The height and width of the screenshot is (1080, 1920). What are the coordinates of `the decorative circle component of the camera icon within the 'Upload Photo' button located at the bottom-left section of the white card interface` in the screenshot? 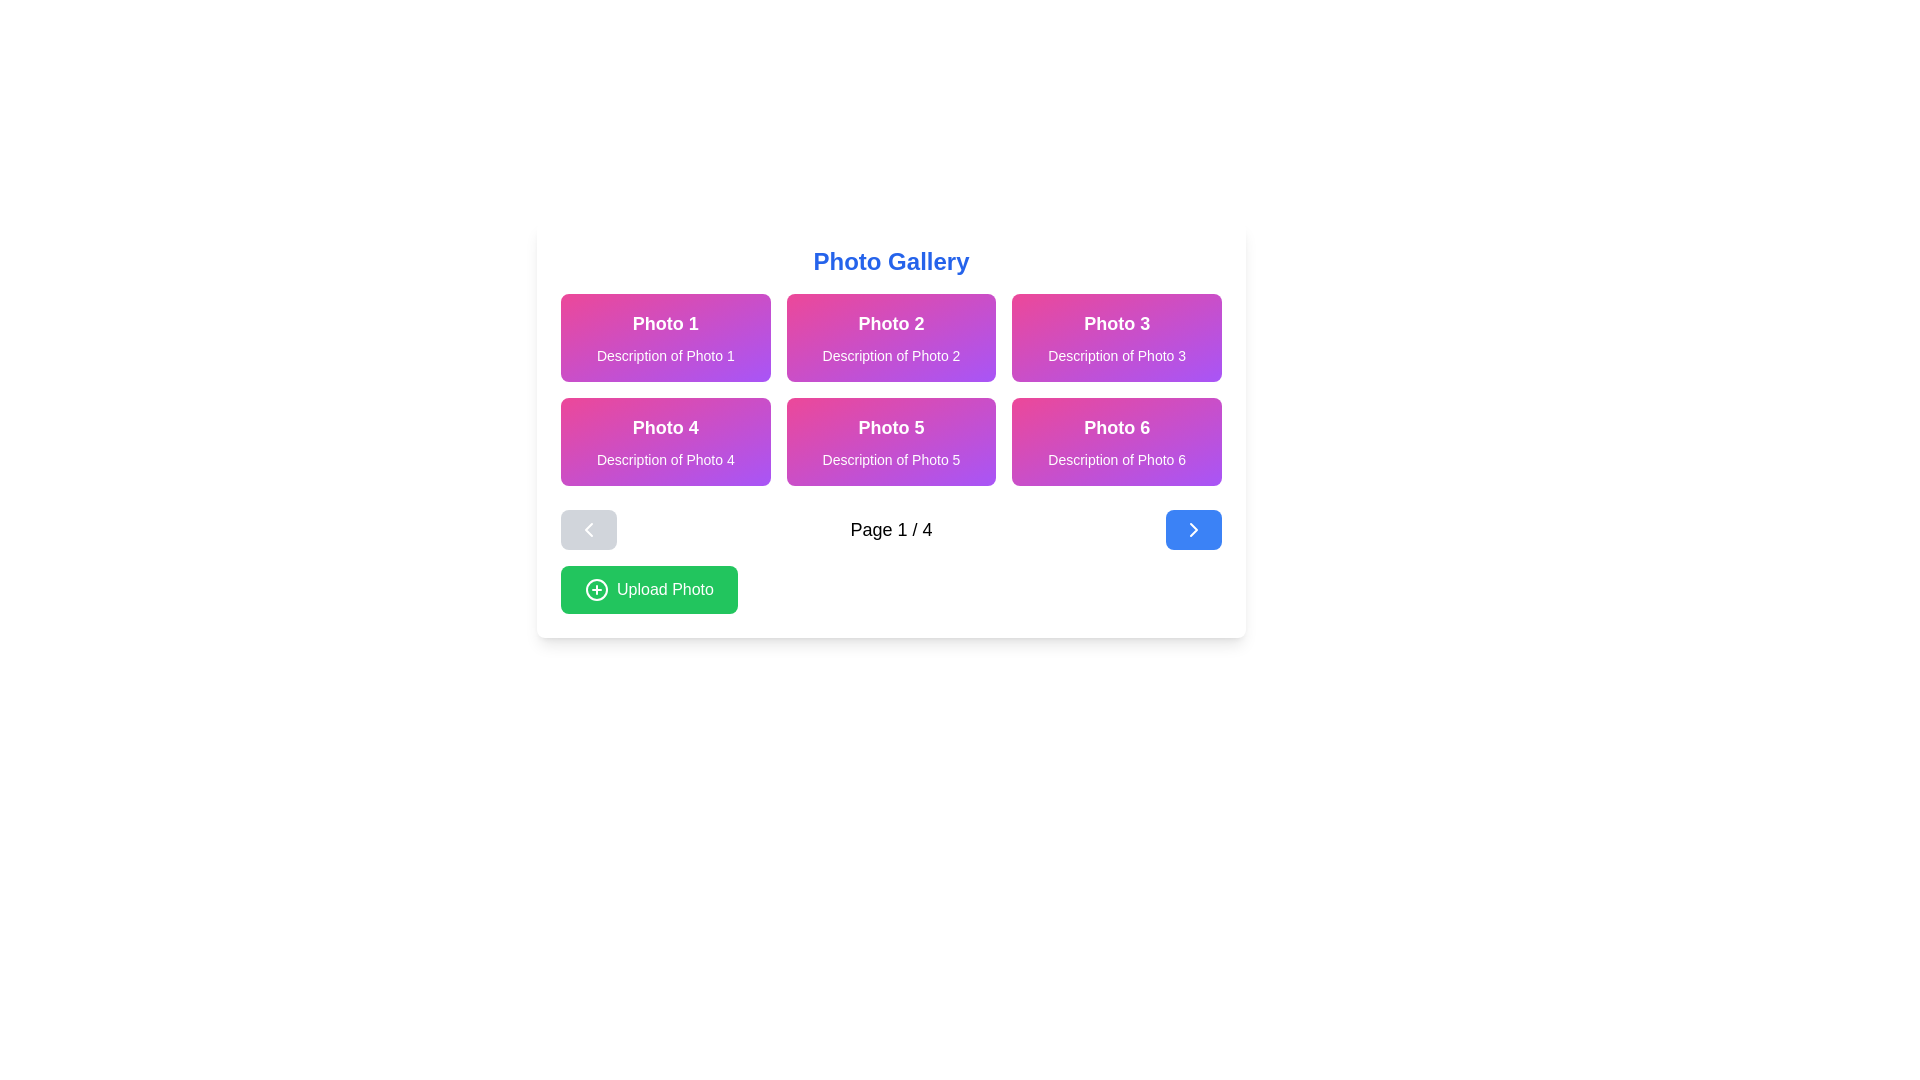 It's located at (595, 589).